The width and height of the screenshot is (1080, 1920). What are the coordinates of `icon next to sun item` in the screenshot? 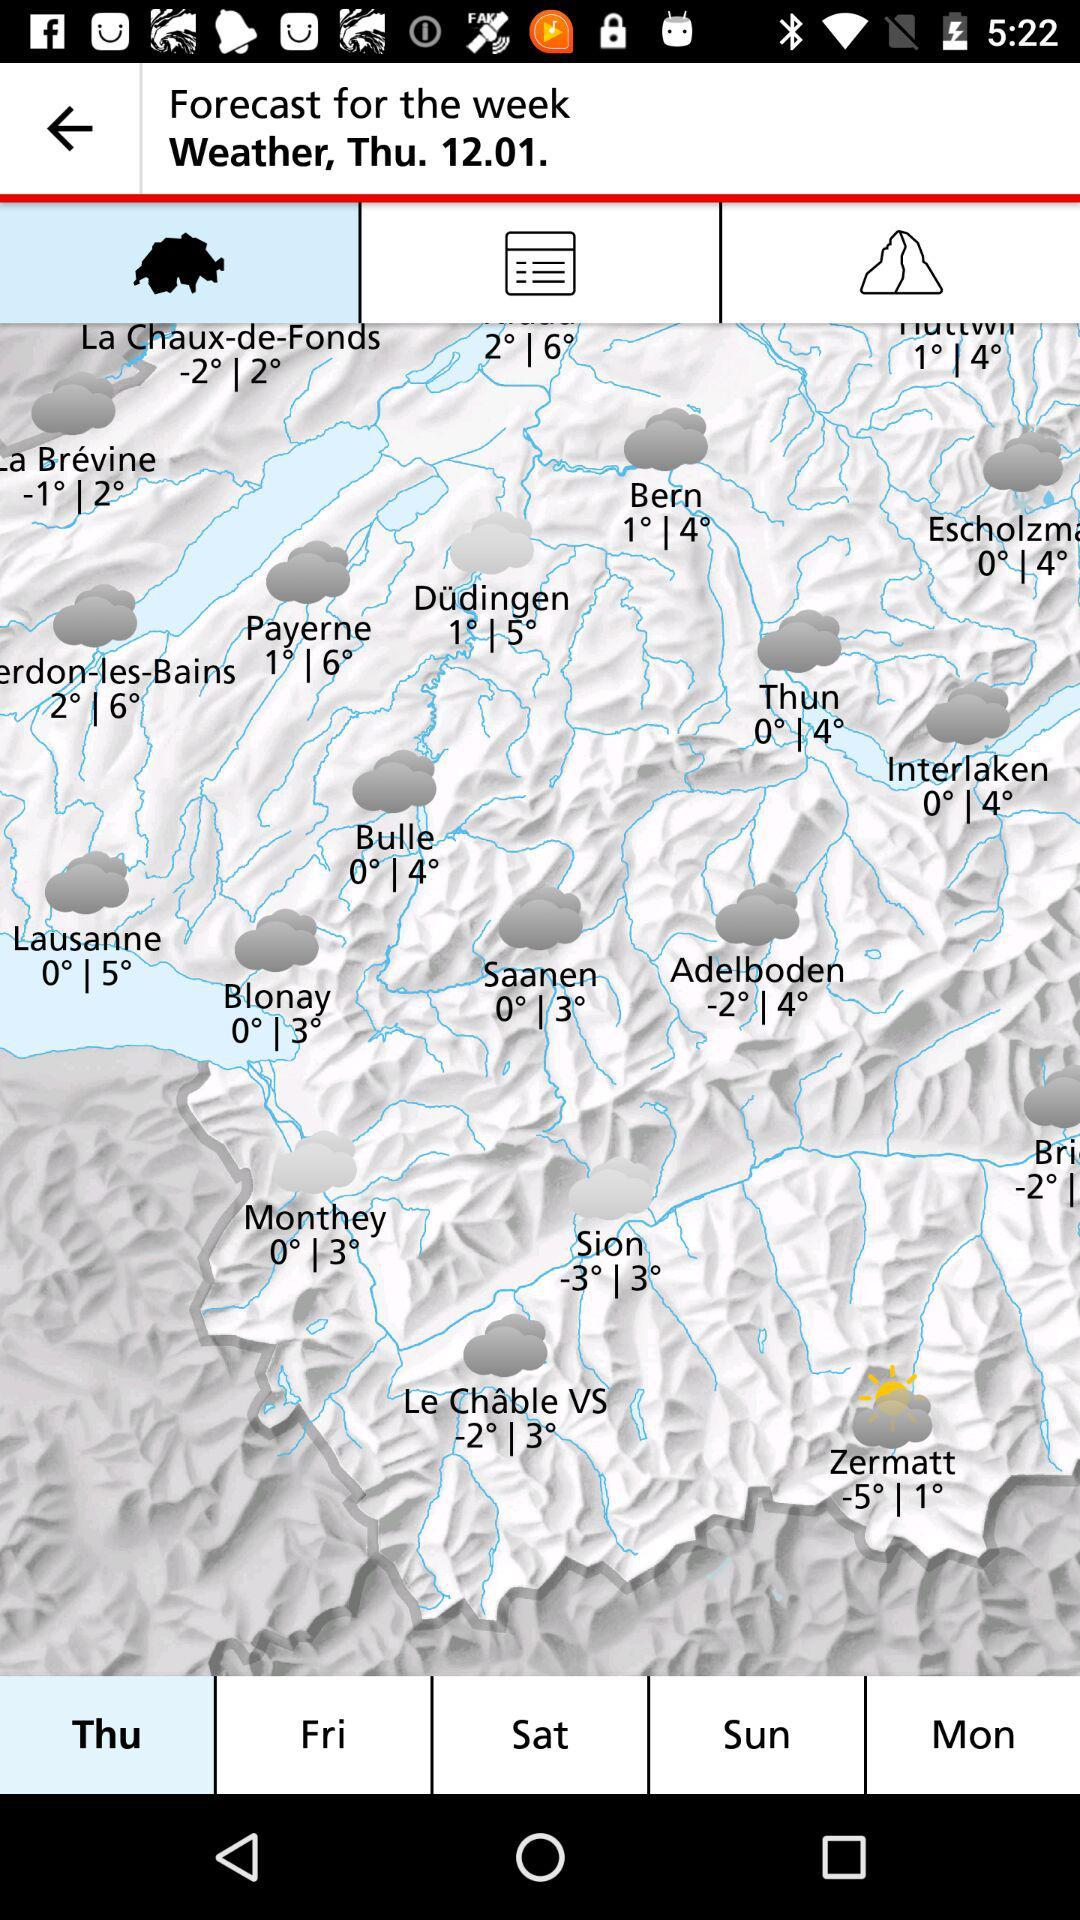 It's located at (540, 1734).